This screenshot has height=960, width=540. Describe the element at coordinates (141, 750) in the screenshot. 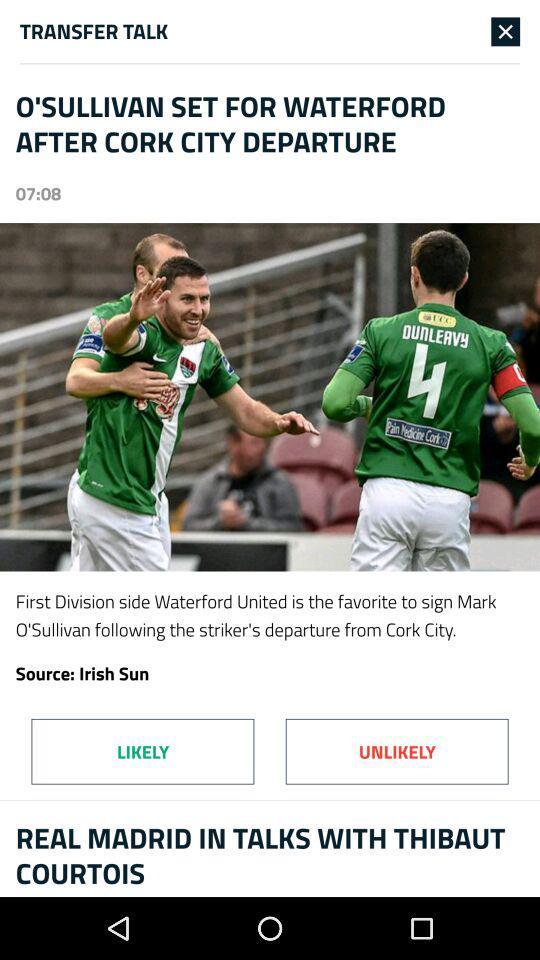

I see `likely at the bottom left corner` at that location.